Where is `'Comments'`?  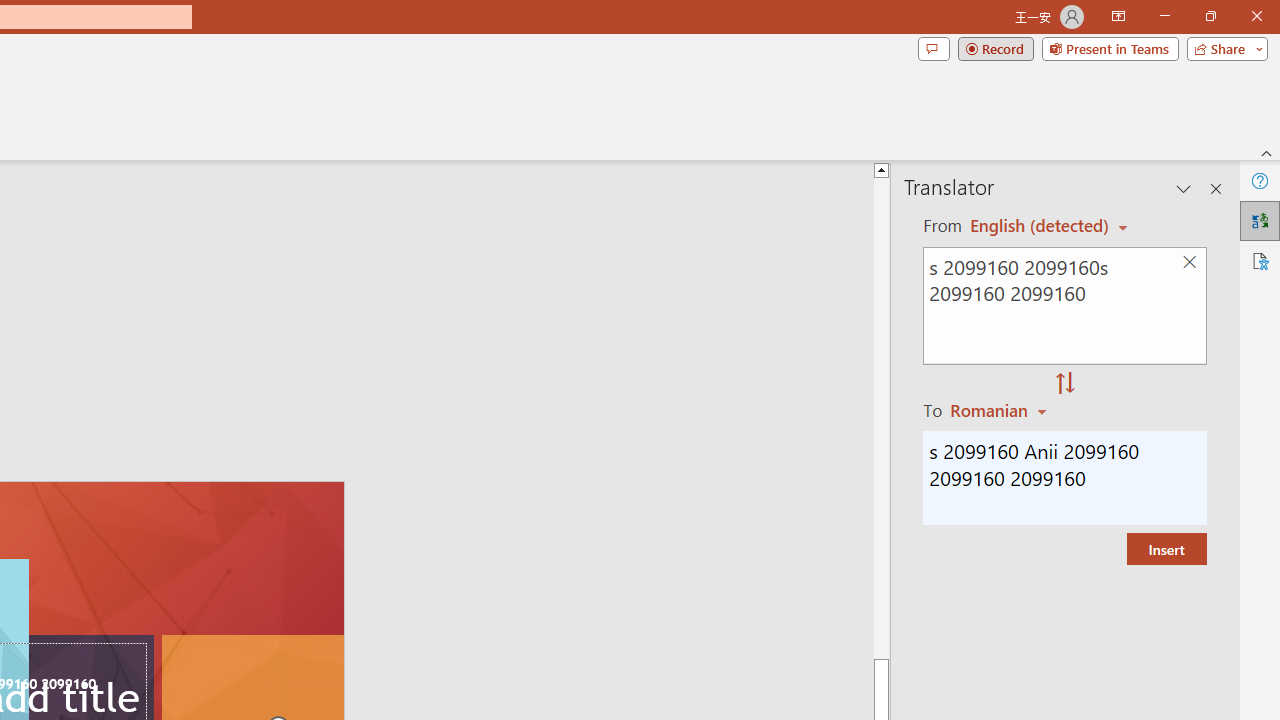
'Comments' is located at coordinates (932, 47).